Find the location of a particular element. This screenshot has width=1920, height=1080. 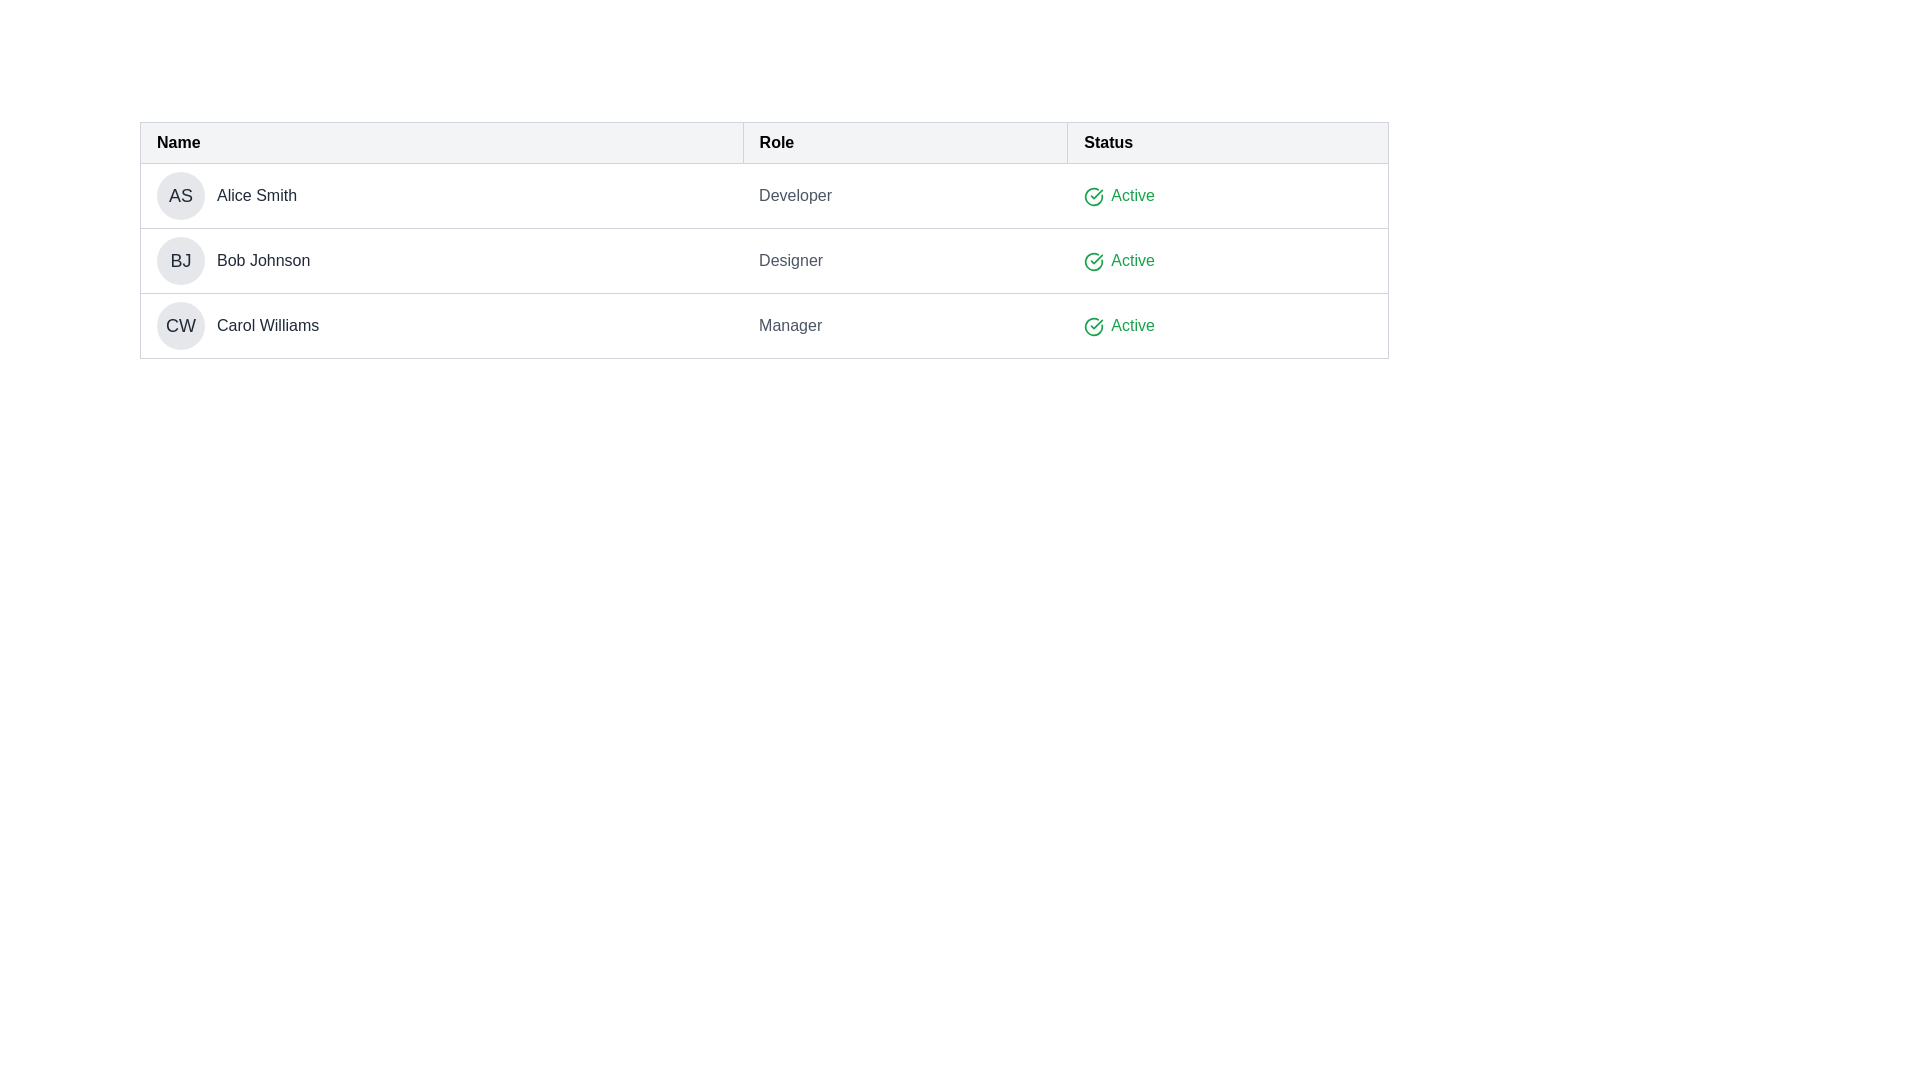

the text label 'Carol Williams' located in the third row of a table, to the right of the circular avatar with initials 'CW' is located at coordinates (267, 325).